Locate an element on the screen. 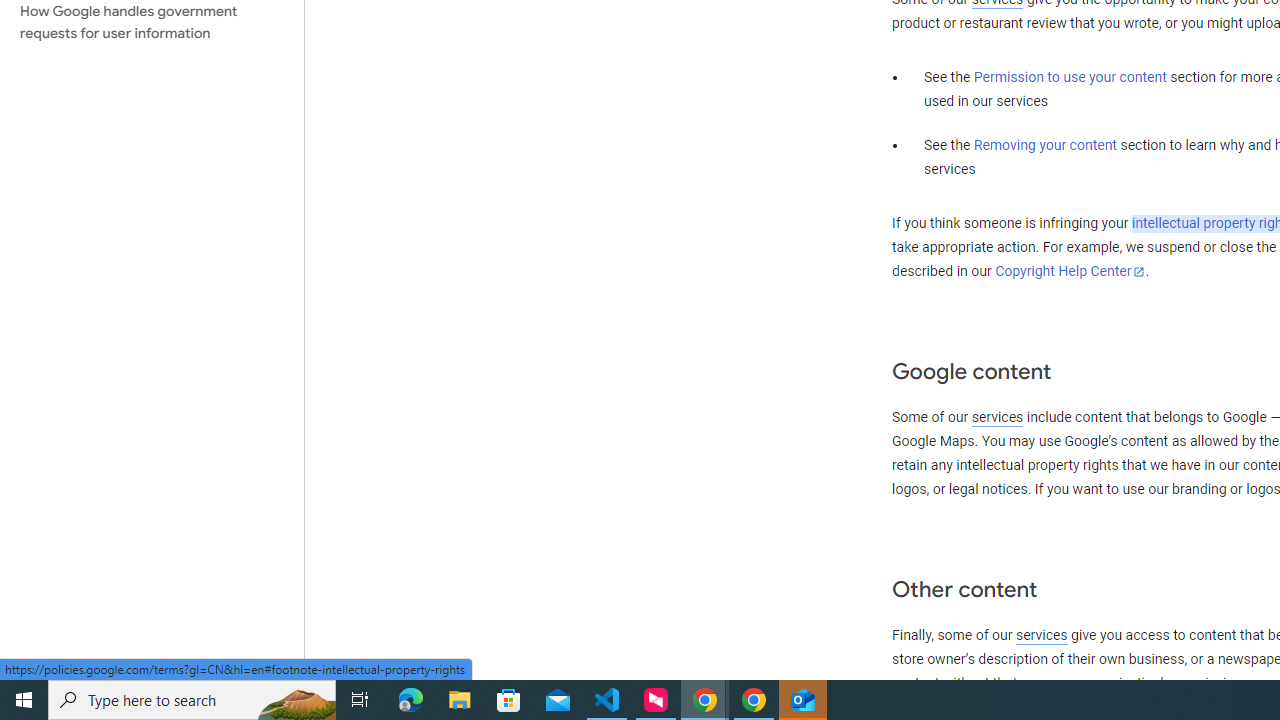 The image size is (1280, 720). 'services' is located at coordinates (1040, 635).